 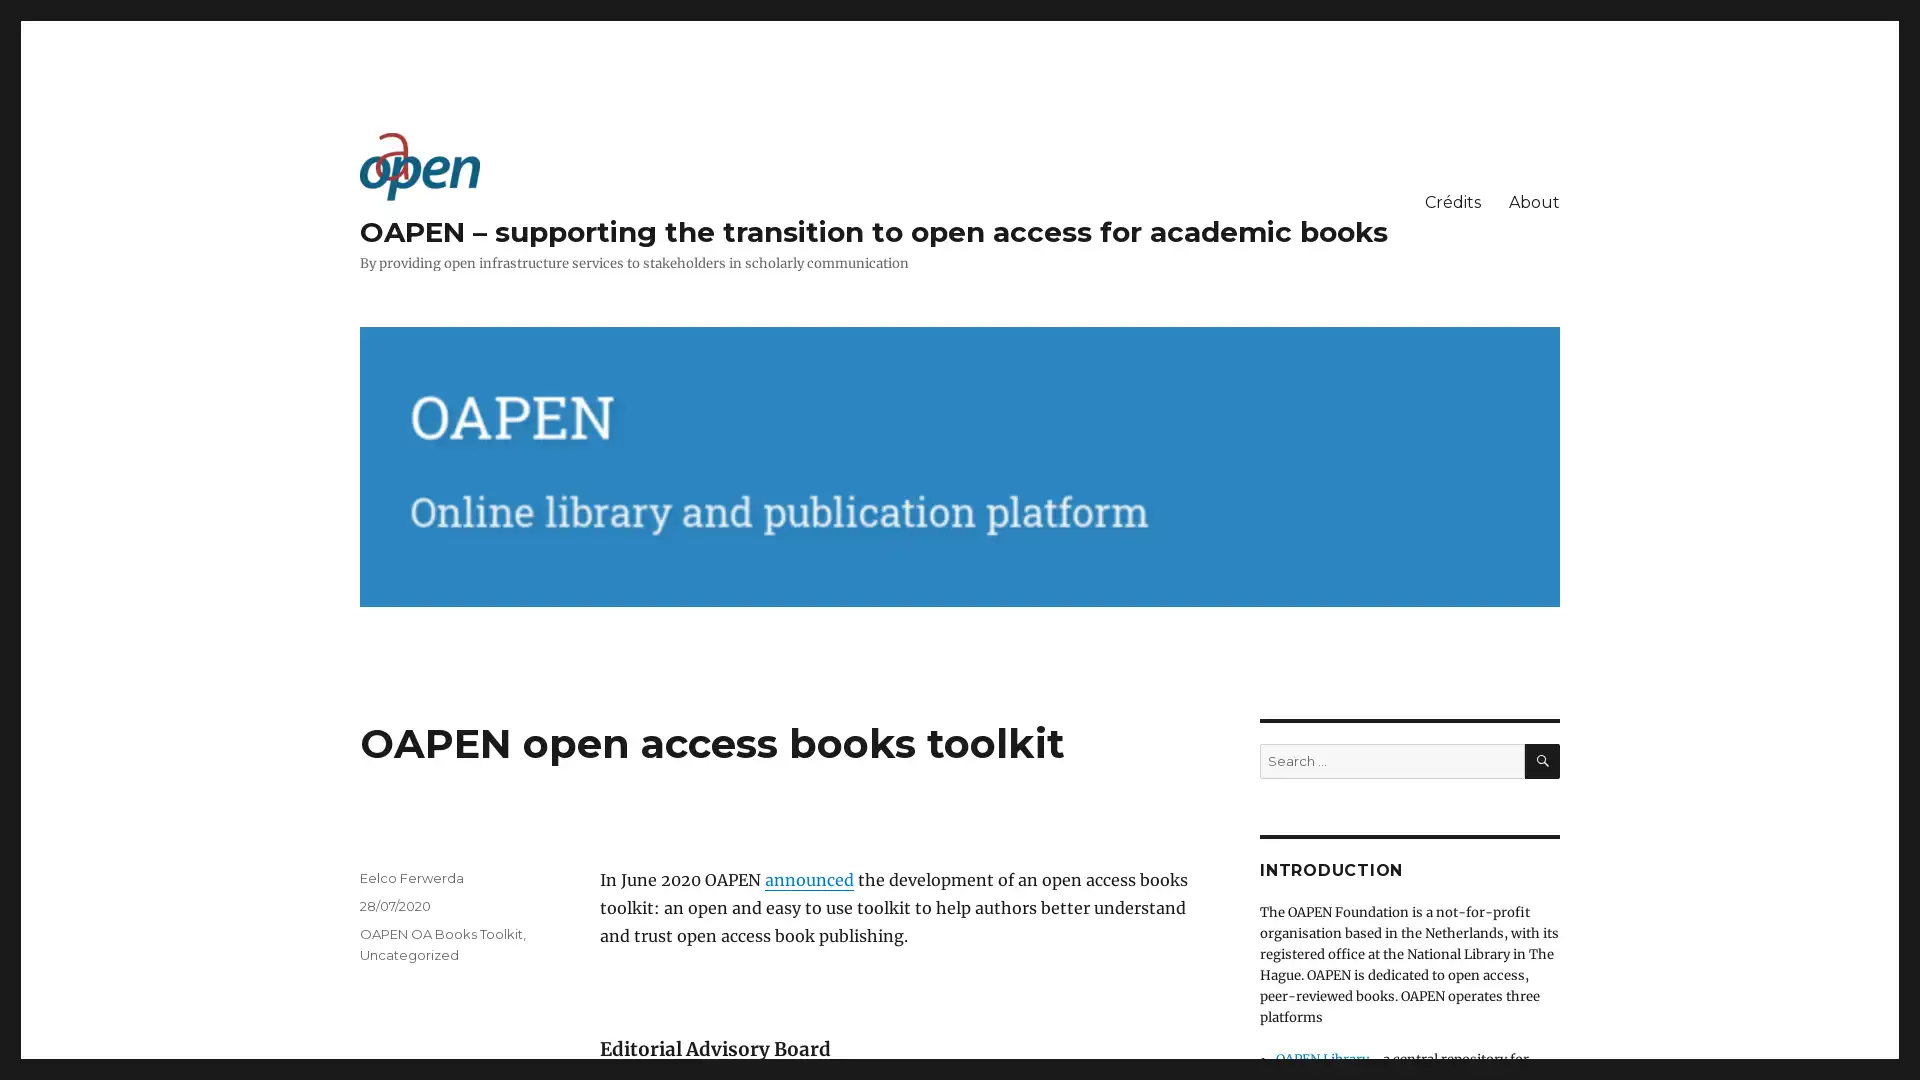 I want to click on SEARCH, so click(x=1541, y=760).